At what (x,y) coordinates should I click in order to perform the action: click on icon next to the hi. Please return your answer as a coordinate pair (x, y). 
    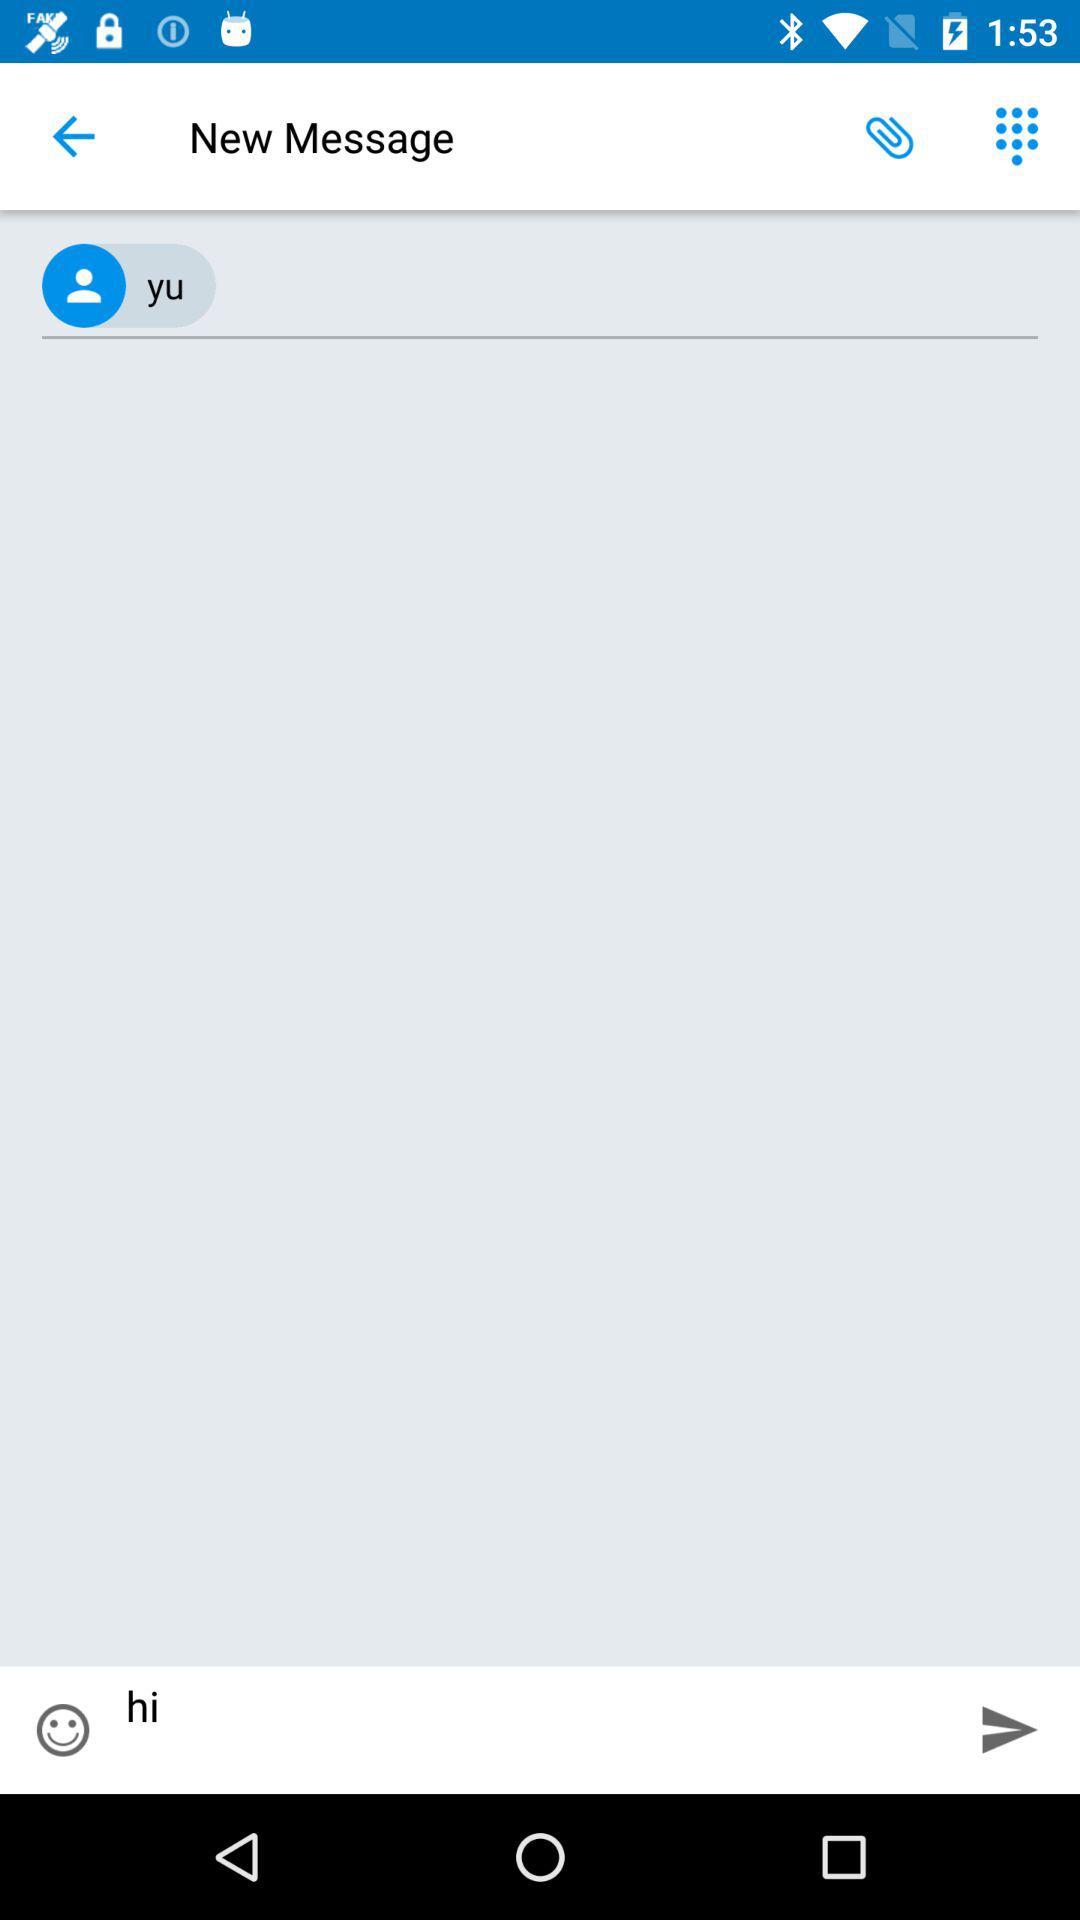
    Looking at the image, I should click on (61, 1729).